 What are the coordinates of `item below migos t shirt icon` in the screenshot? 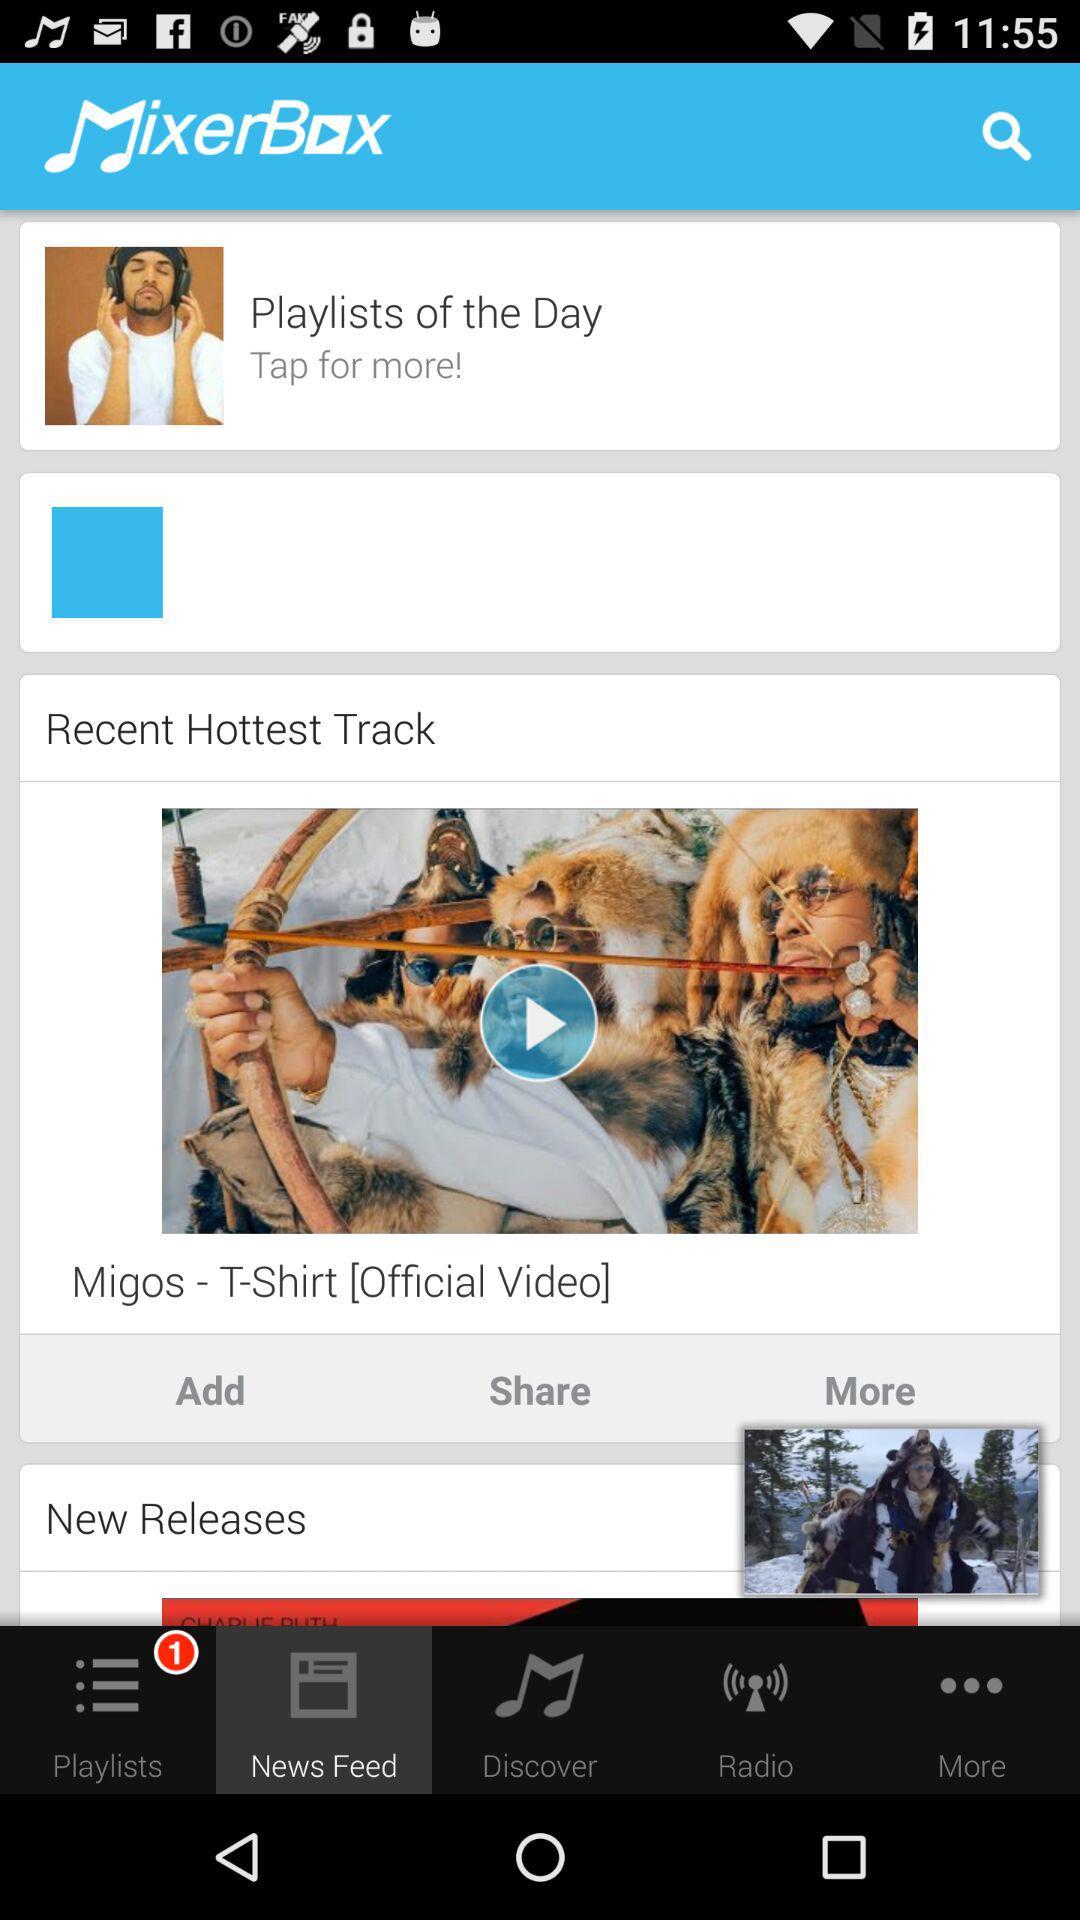 It's located at (540, 1388).